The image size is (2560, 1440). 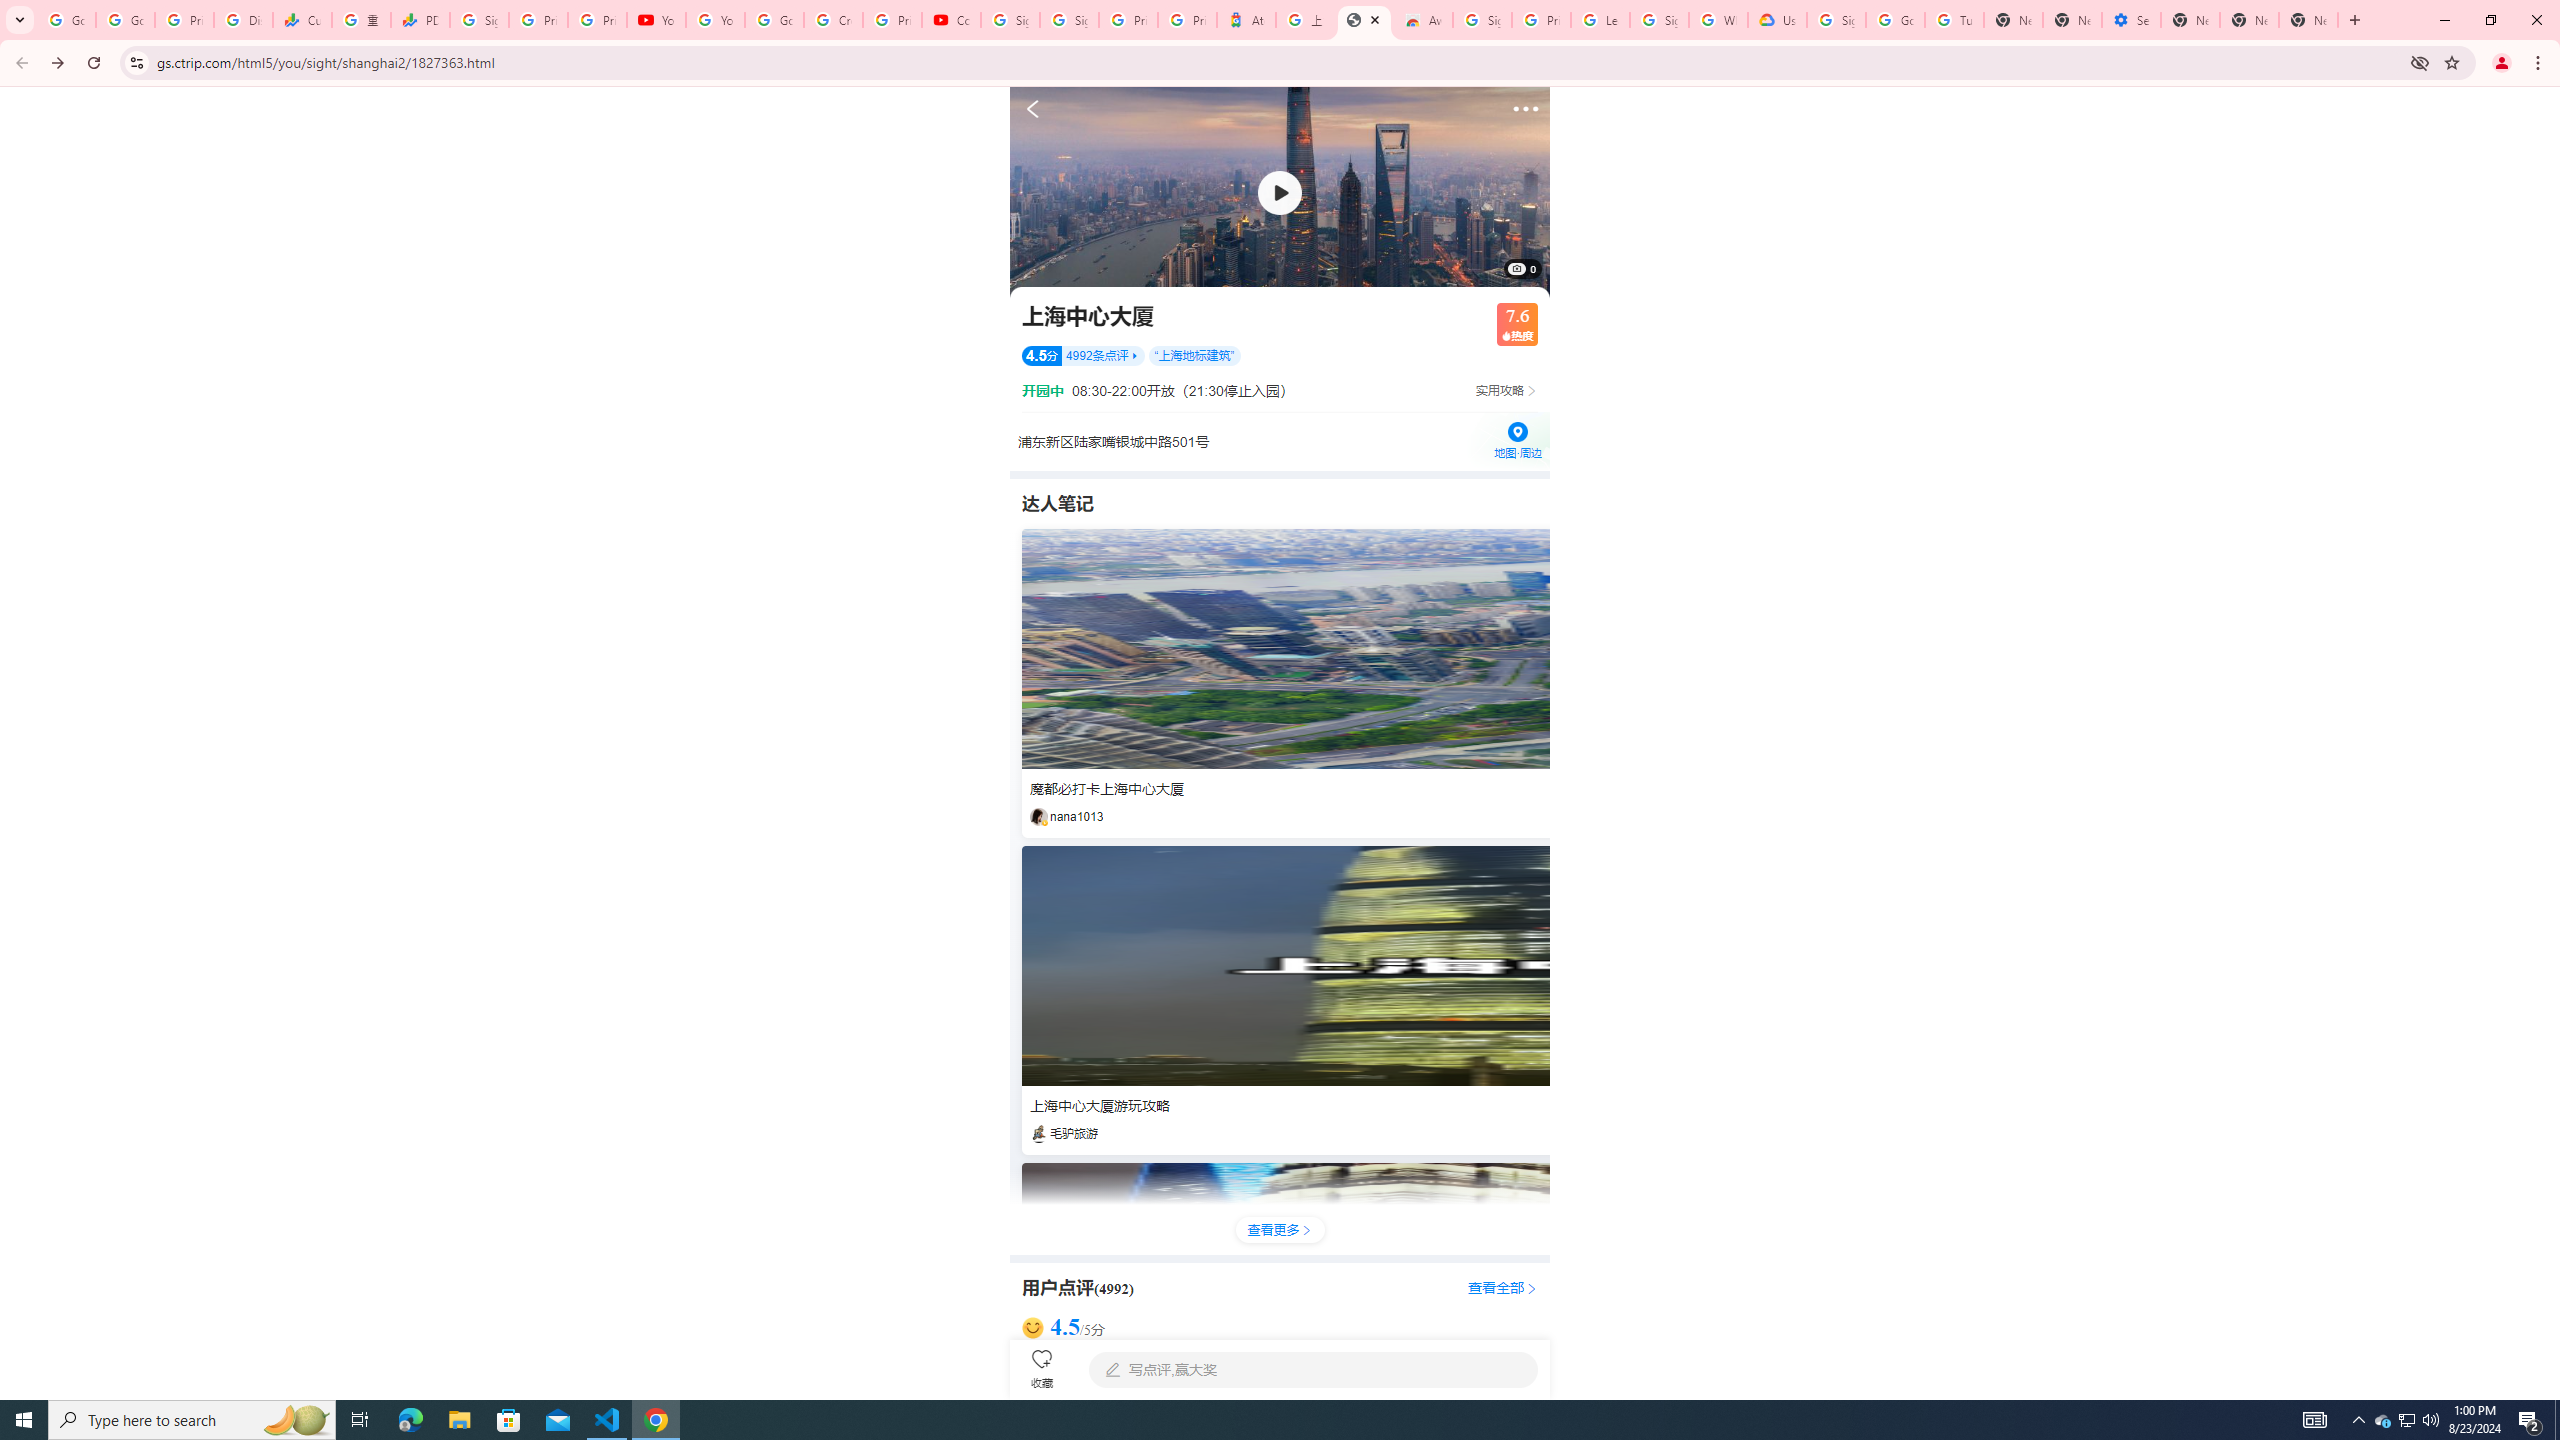 I want to click on 'Atour Hotel - Google hotels', so click(x=1246, y=19).